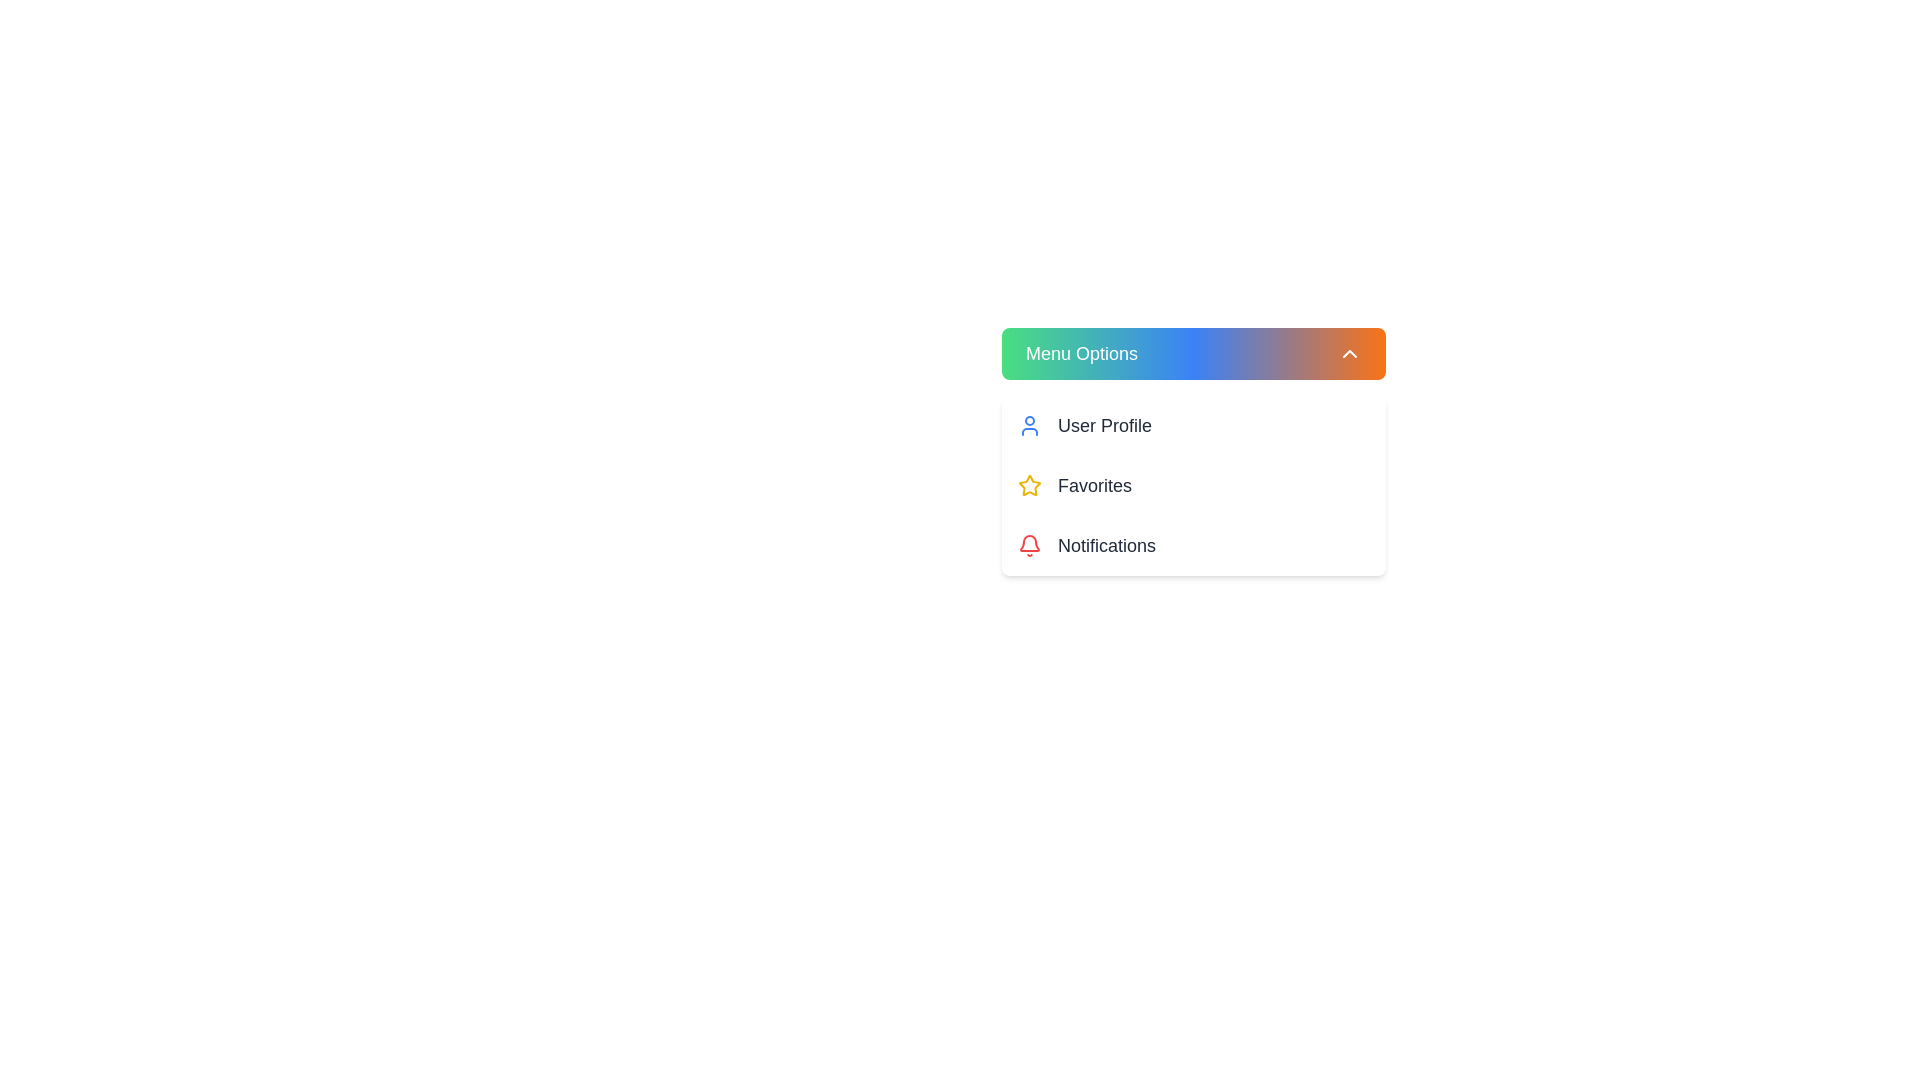  I want to click on the 'User Profile' Icon by moving the cursor to its center point, so click(1030, 424).